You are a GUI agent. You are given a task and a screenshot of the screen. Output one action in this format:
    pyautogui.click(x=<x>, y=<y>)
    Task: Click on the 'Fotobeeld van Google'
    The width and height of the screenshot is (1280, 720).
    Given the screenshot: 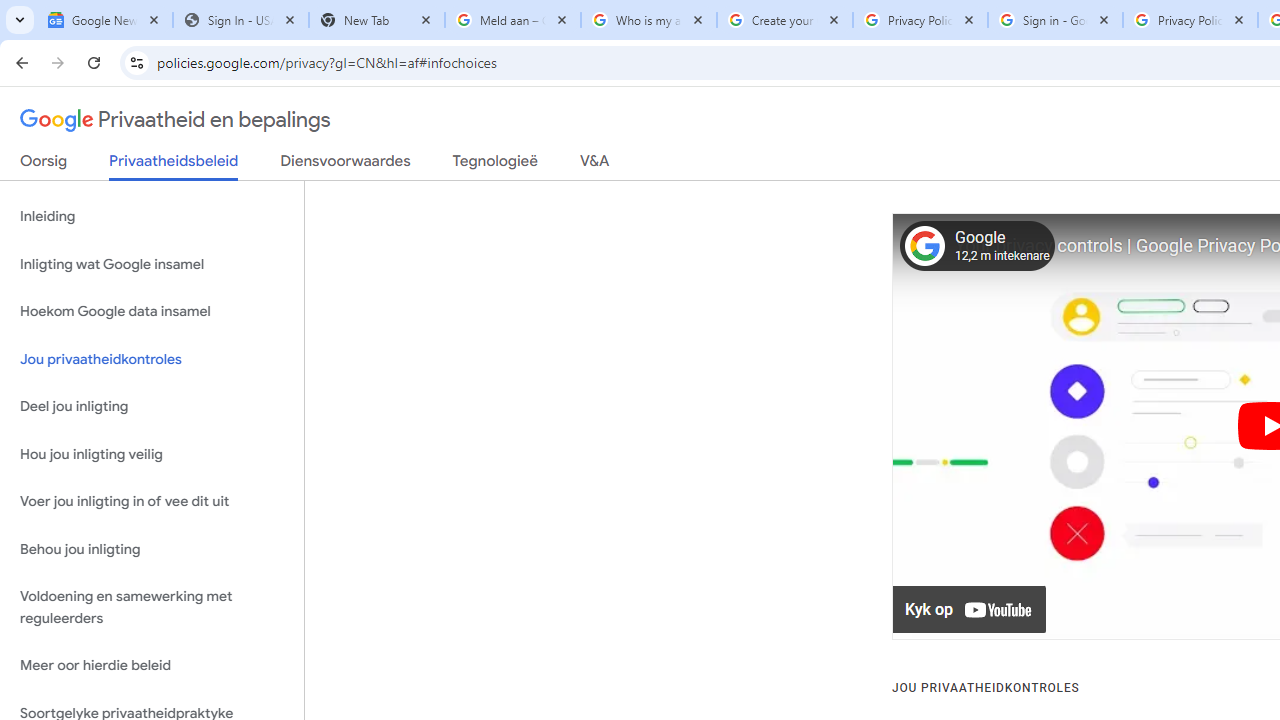 What is the action you would take?
    pyautogui.click(x=923, y=245)
    